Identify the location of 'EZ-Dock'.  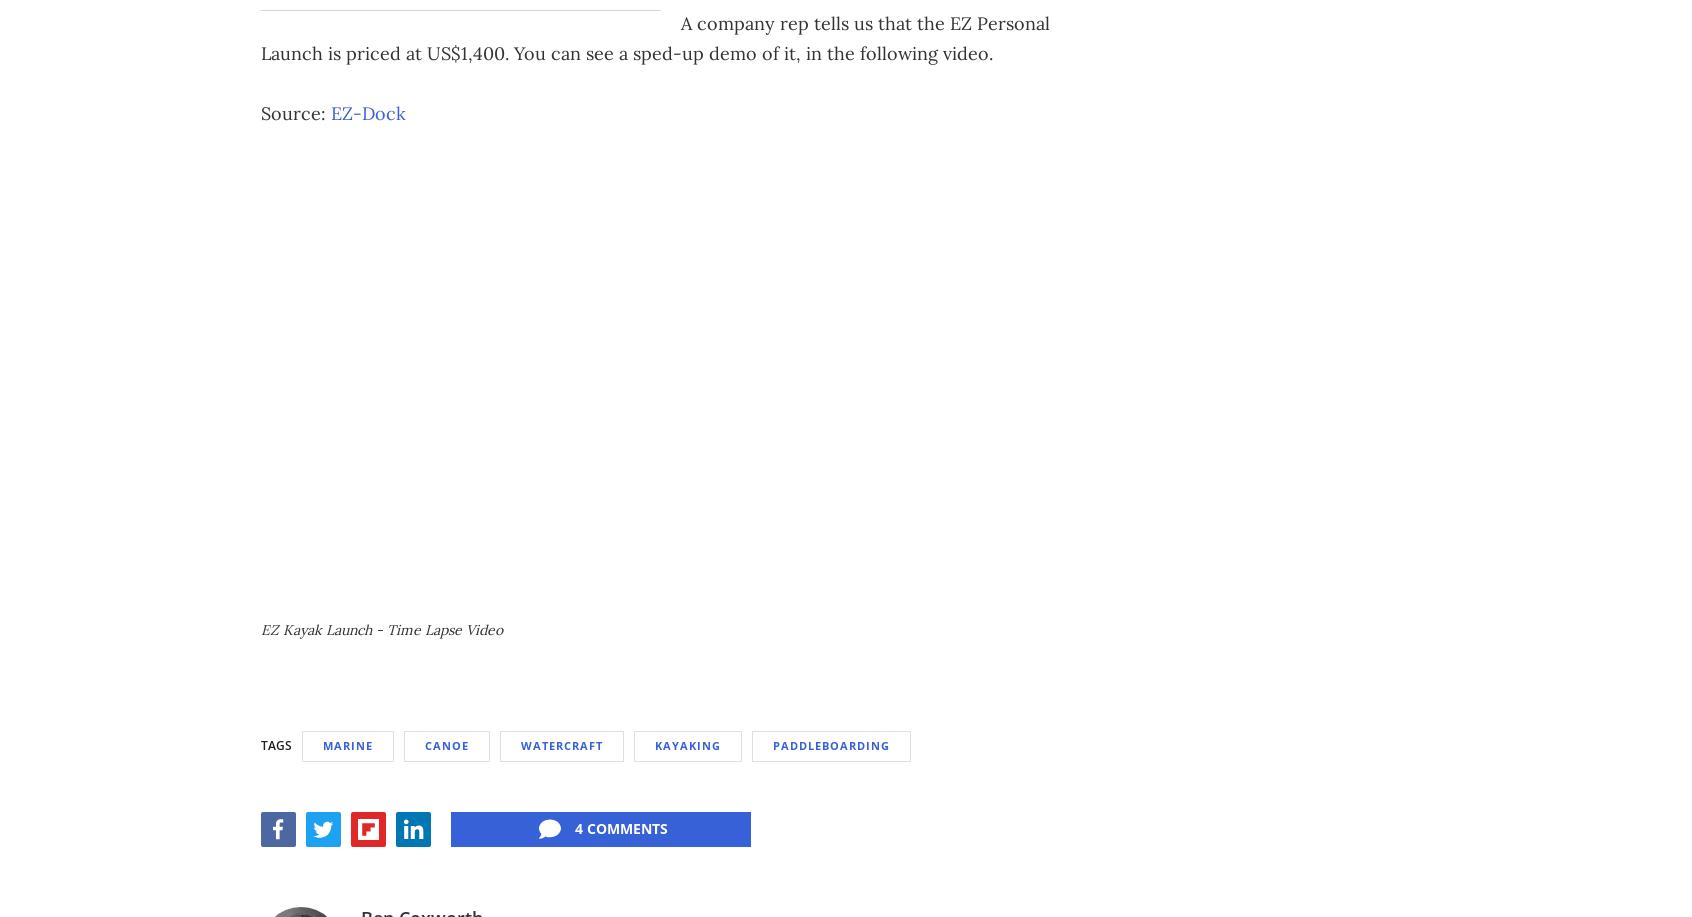
(368, 111).